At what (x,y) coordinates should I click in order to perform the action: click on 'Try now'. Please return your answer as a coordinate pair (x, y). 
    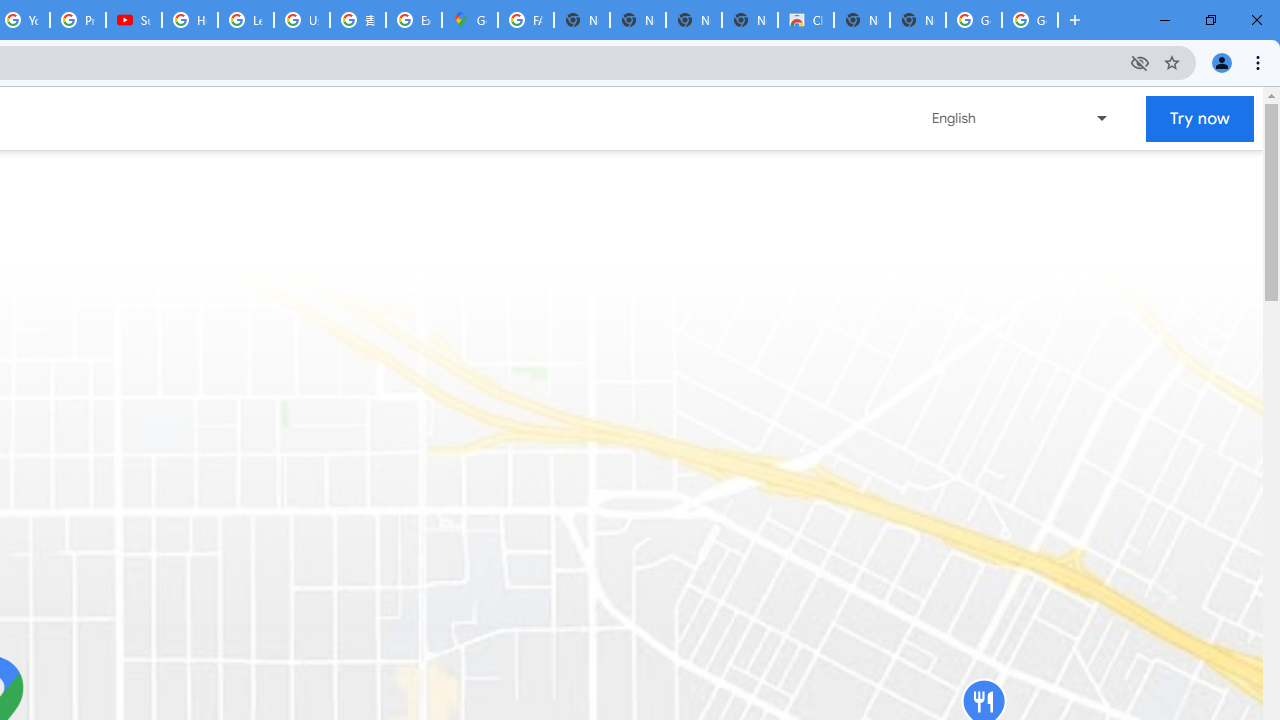
    Looking at the image, I should click on (1200, 118).